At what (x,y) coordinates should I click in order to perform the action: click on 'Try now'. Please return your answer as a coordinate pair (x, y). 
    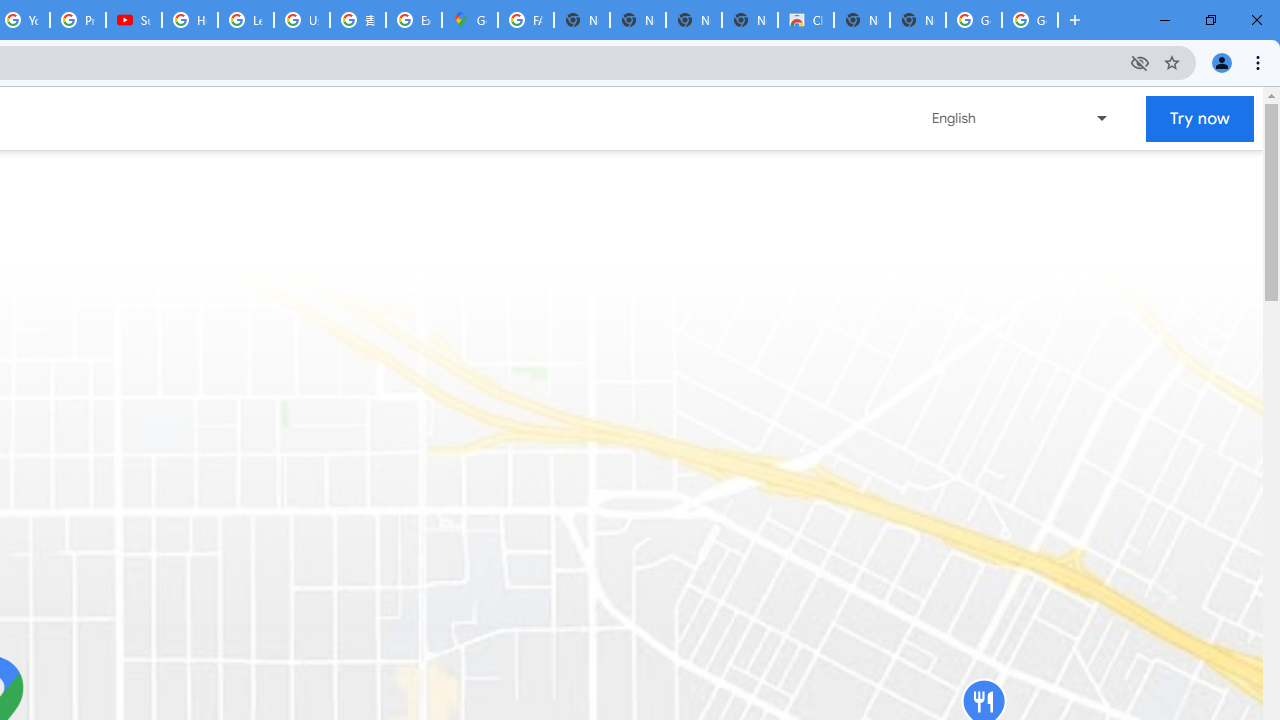
    Looking at the image, I should click on (1200, 118).